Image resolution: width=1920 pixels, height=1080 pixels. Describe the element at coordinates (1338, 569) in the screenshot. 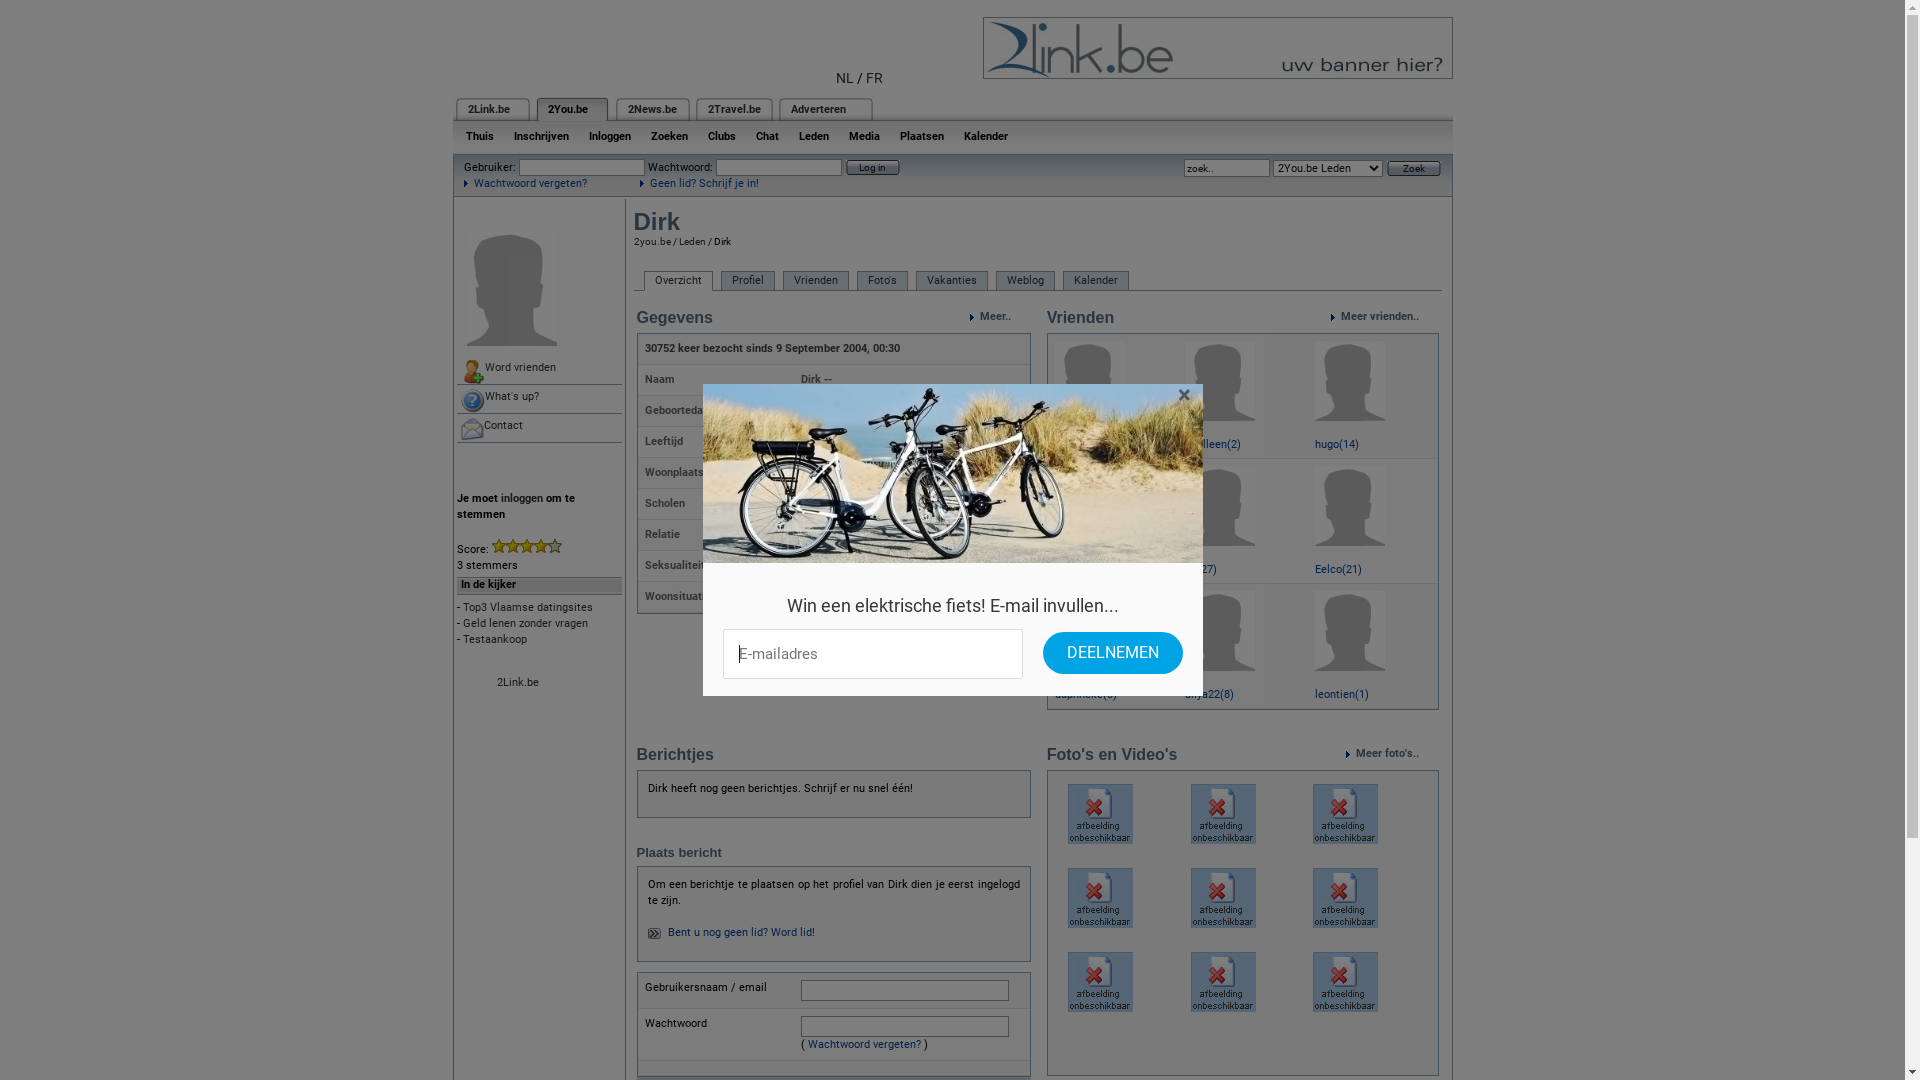

I see `'Eelco(21)'` at that location.